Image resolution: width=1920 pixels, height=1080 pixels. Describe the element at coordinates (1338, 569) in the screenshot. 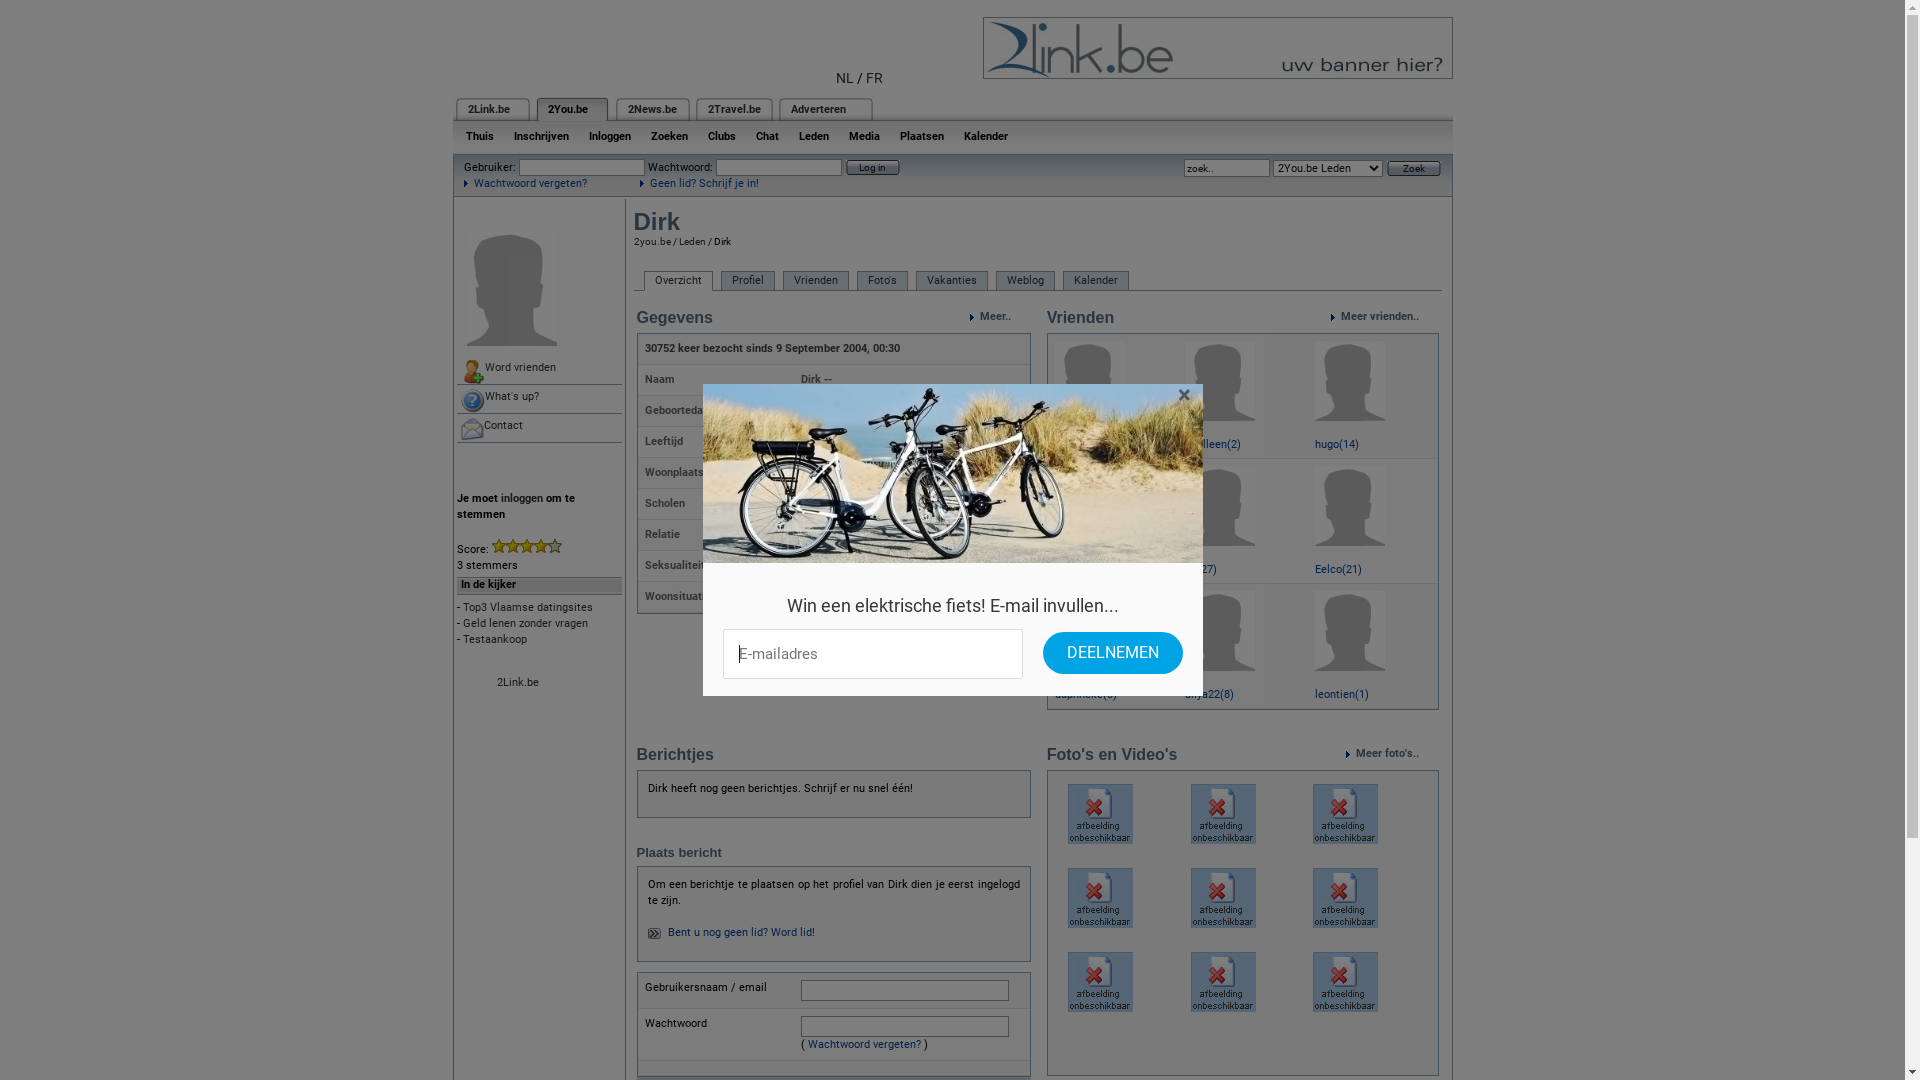

I see `'Eelco(21)'` at that location.